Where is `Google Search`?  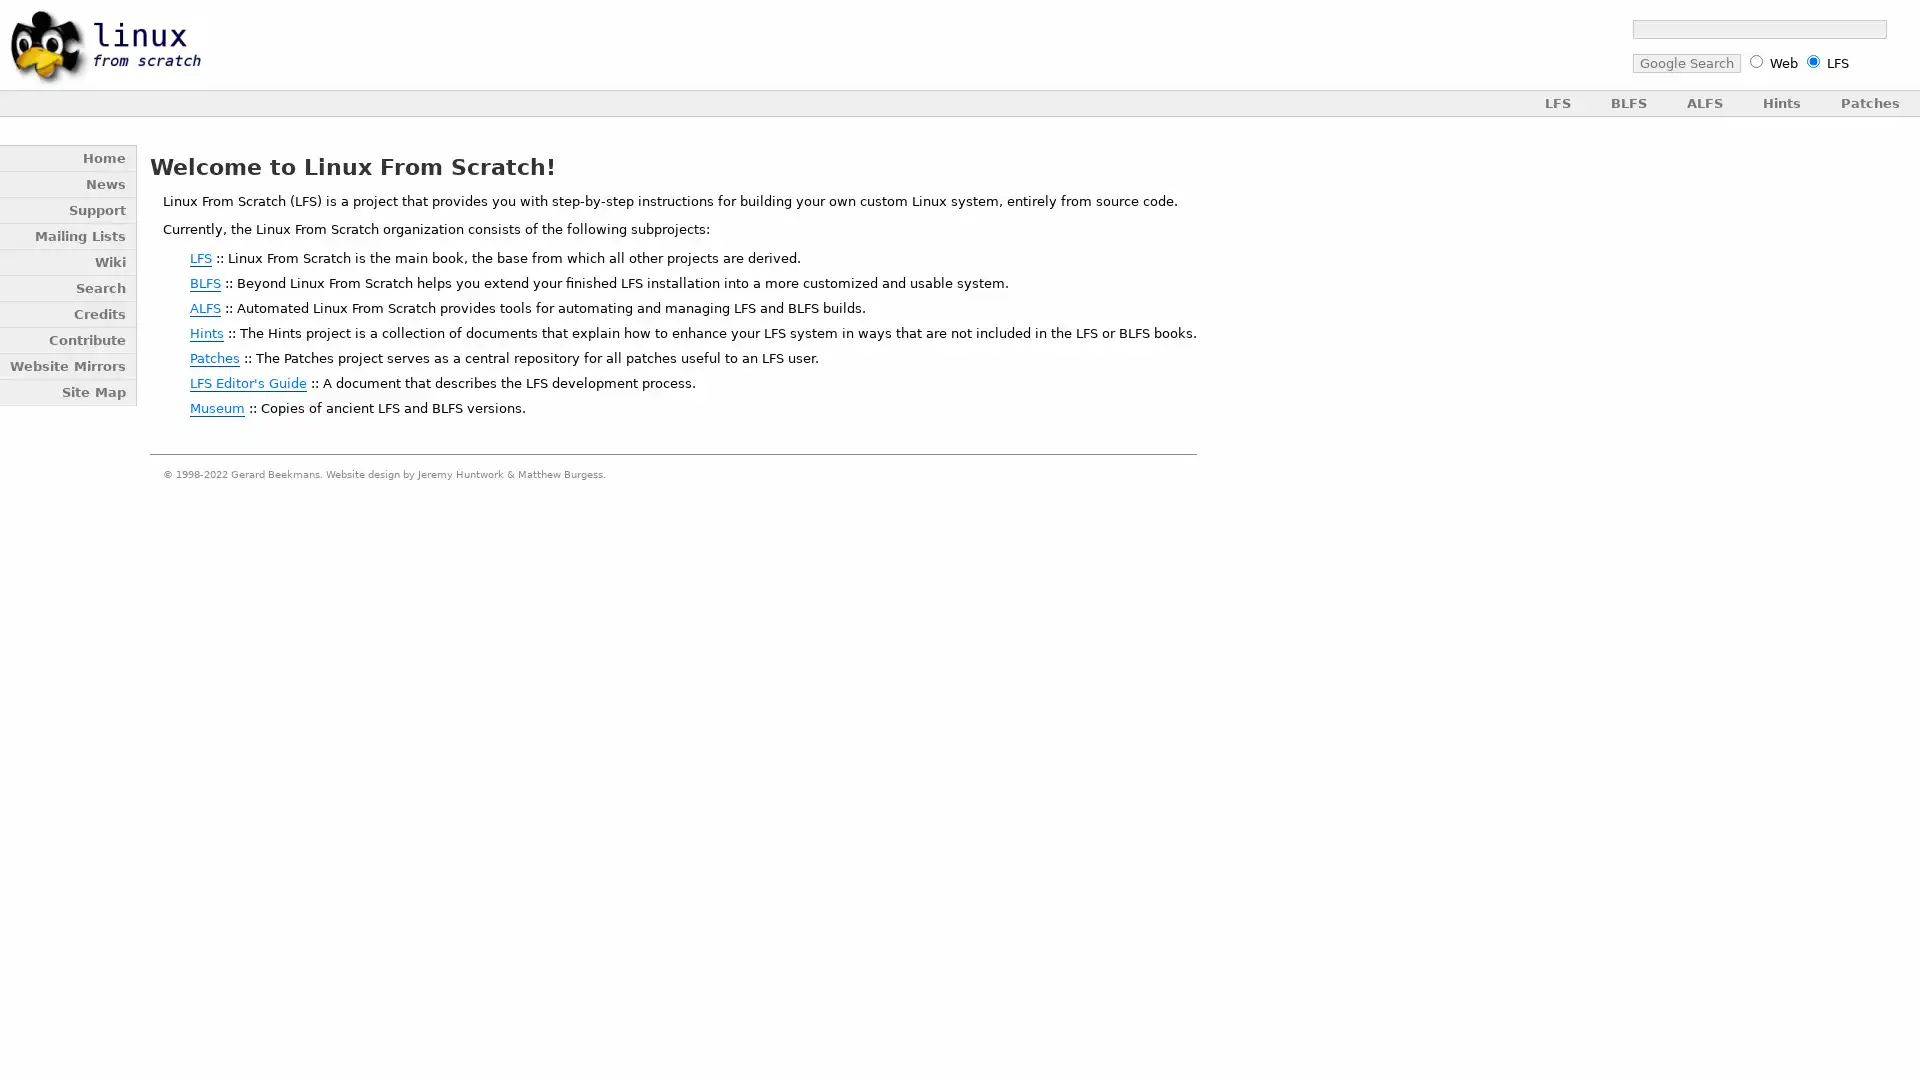
Google Search is located at coordinates (1684, 62).